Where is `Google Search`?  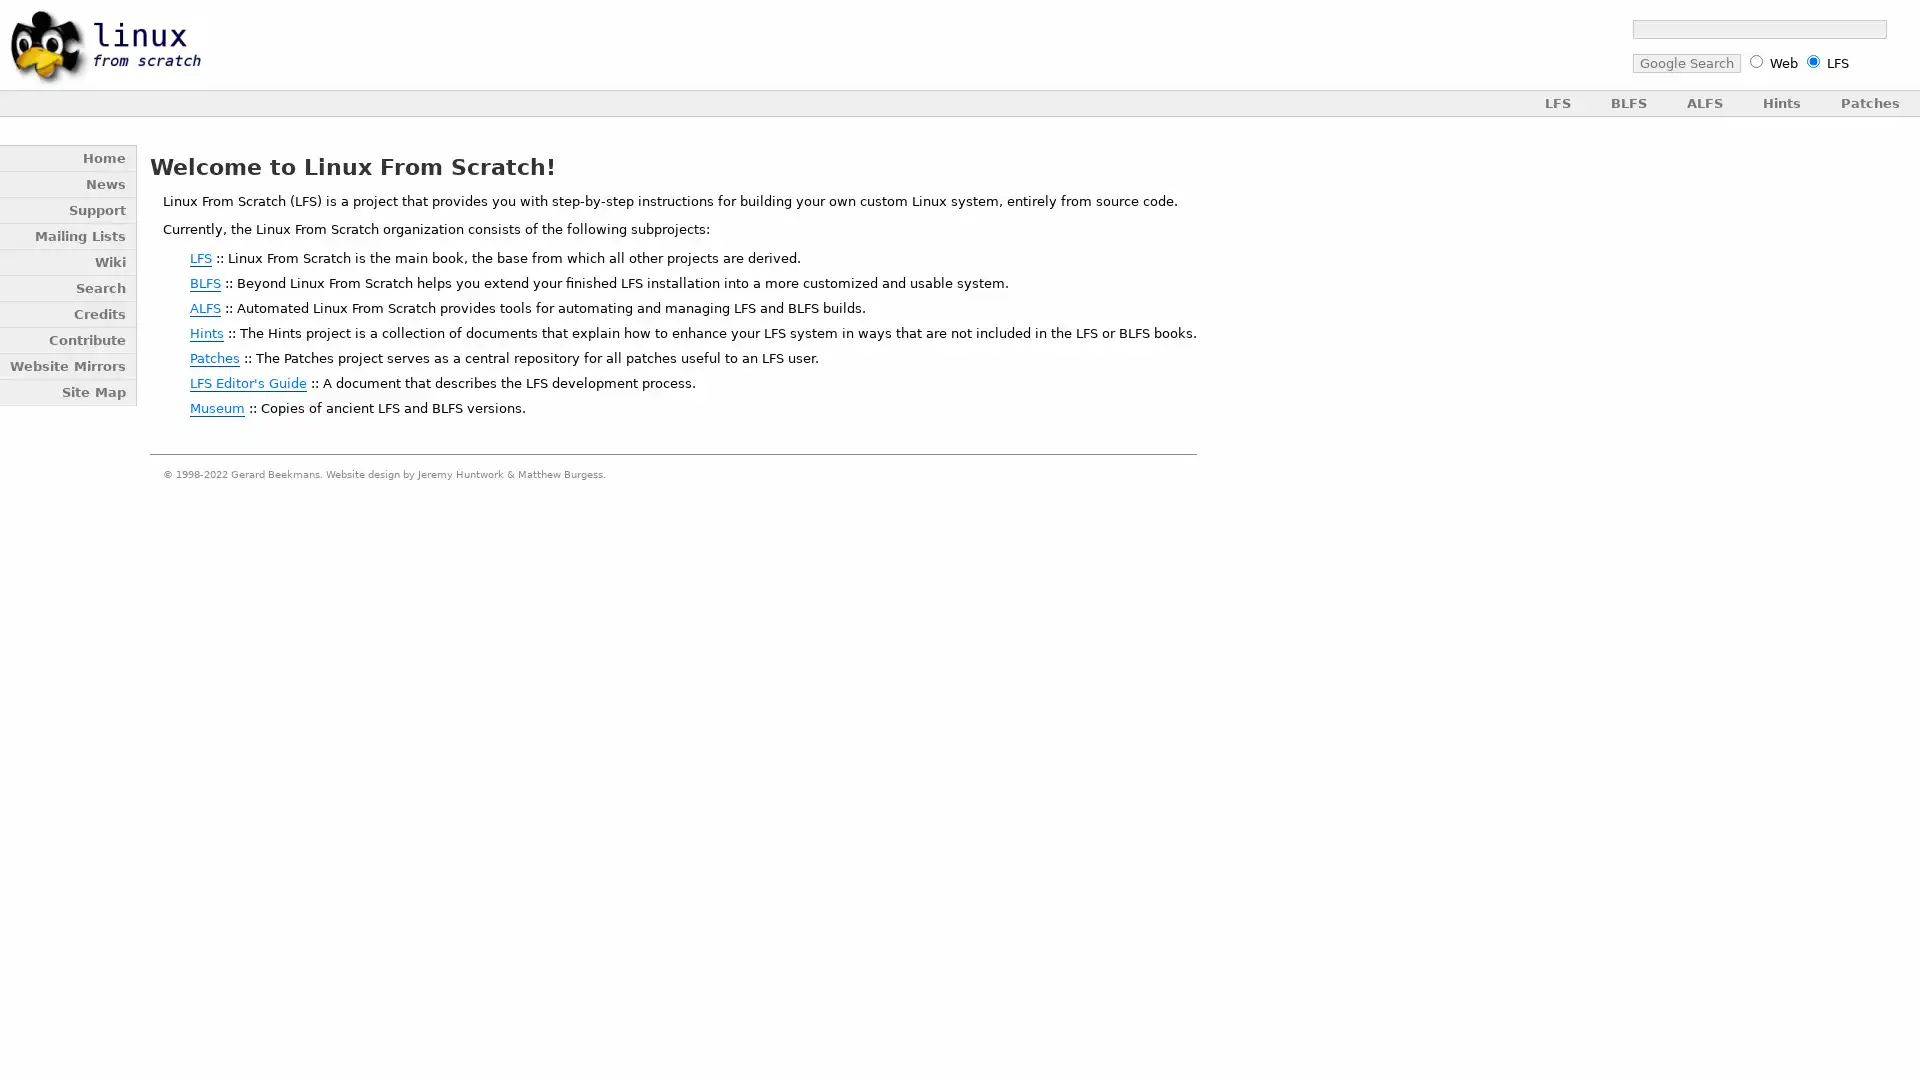
Google Search is located at coordinates (1684, 62).